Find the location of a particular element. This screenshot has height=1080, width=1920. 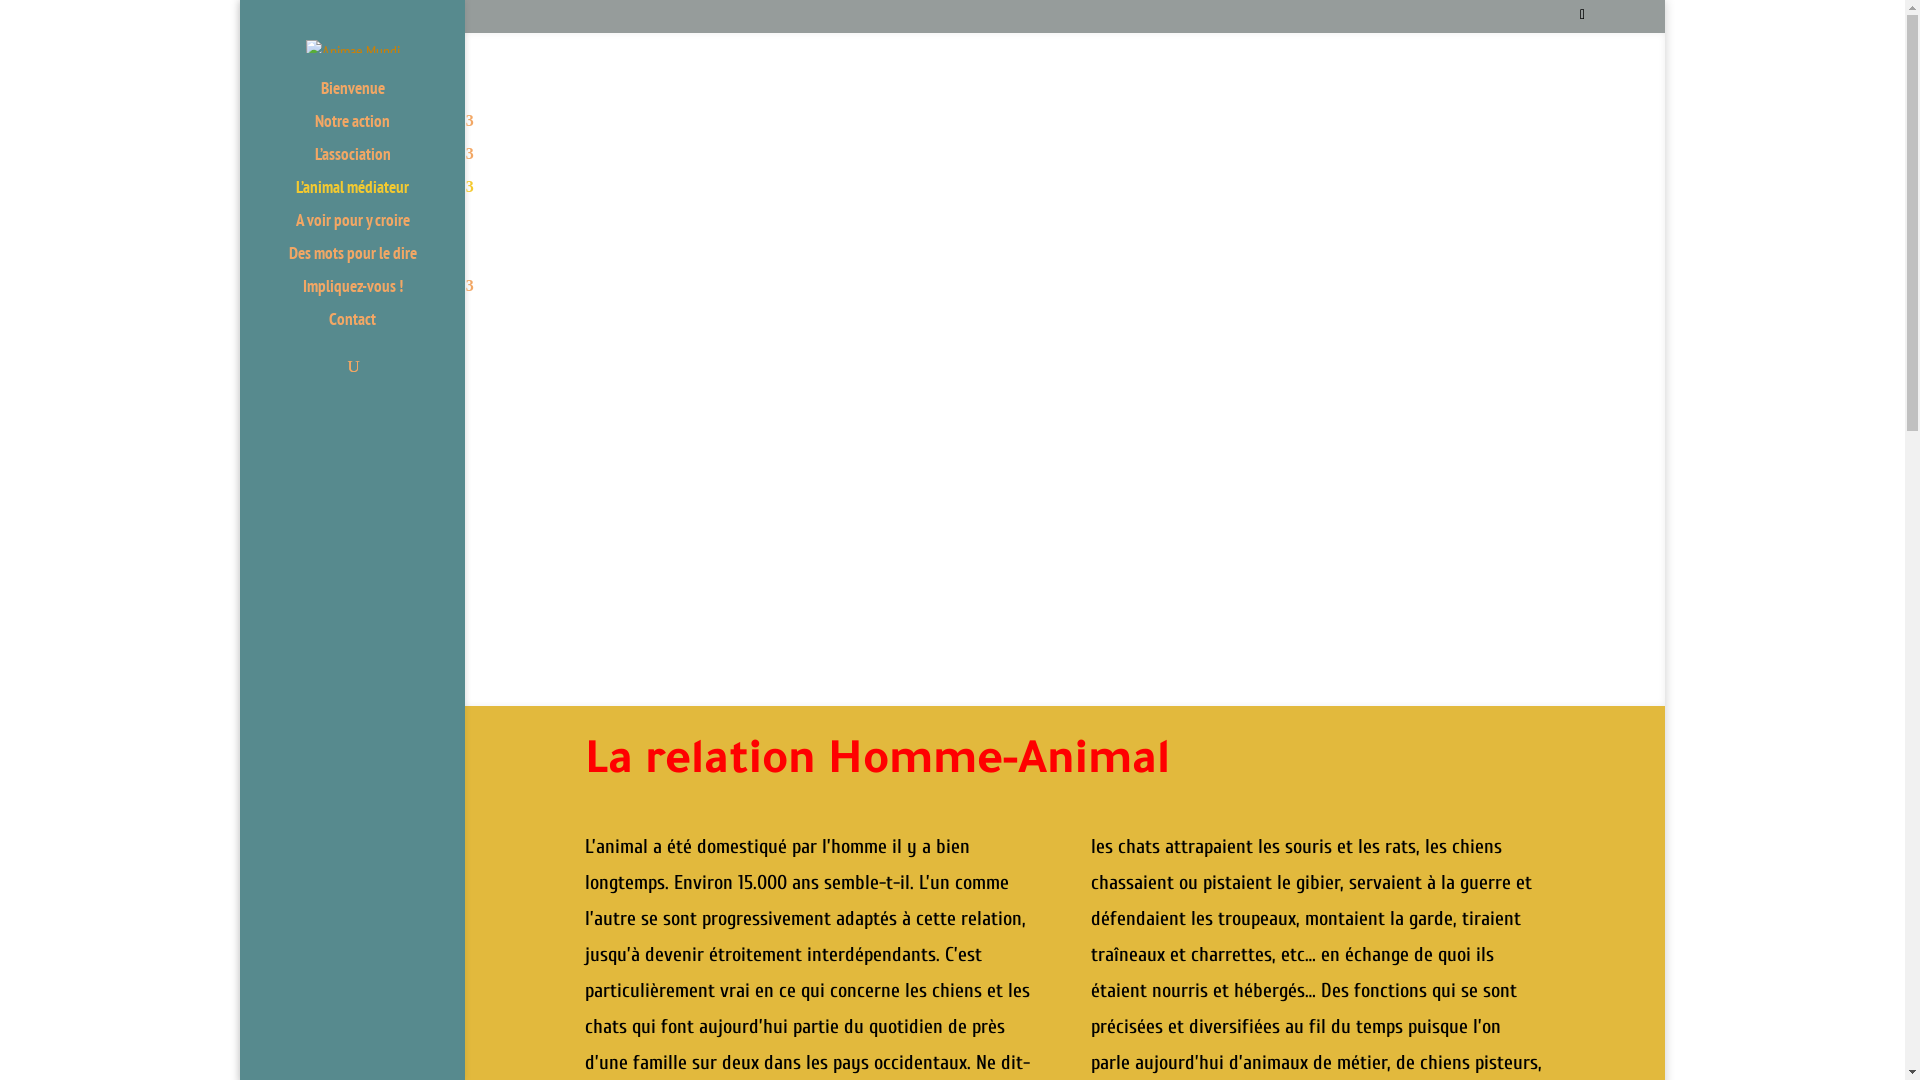

'Impliquez-vous !' is located at coordinates (372, 295).